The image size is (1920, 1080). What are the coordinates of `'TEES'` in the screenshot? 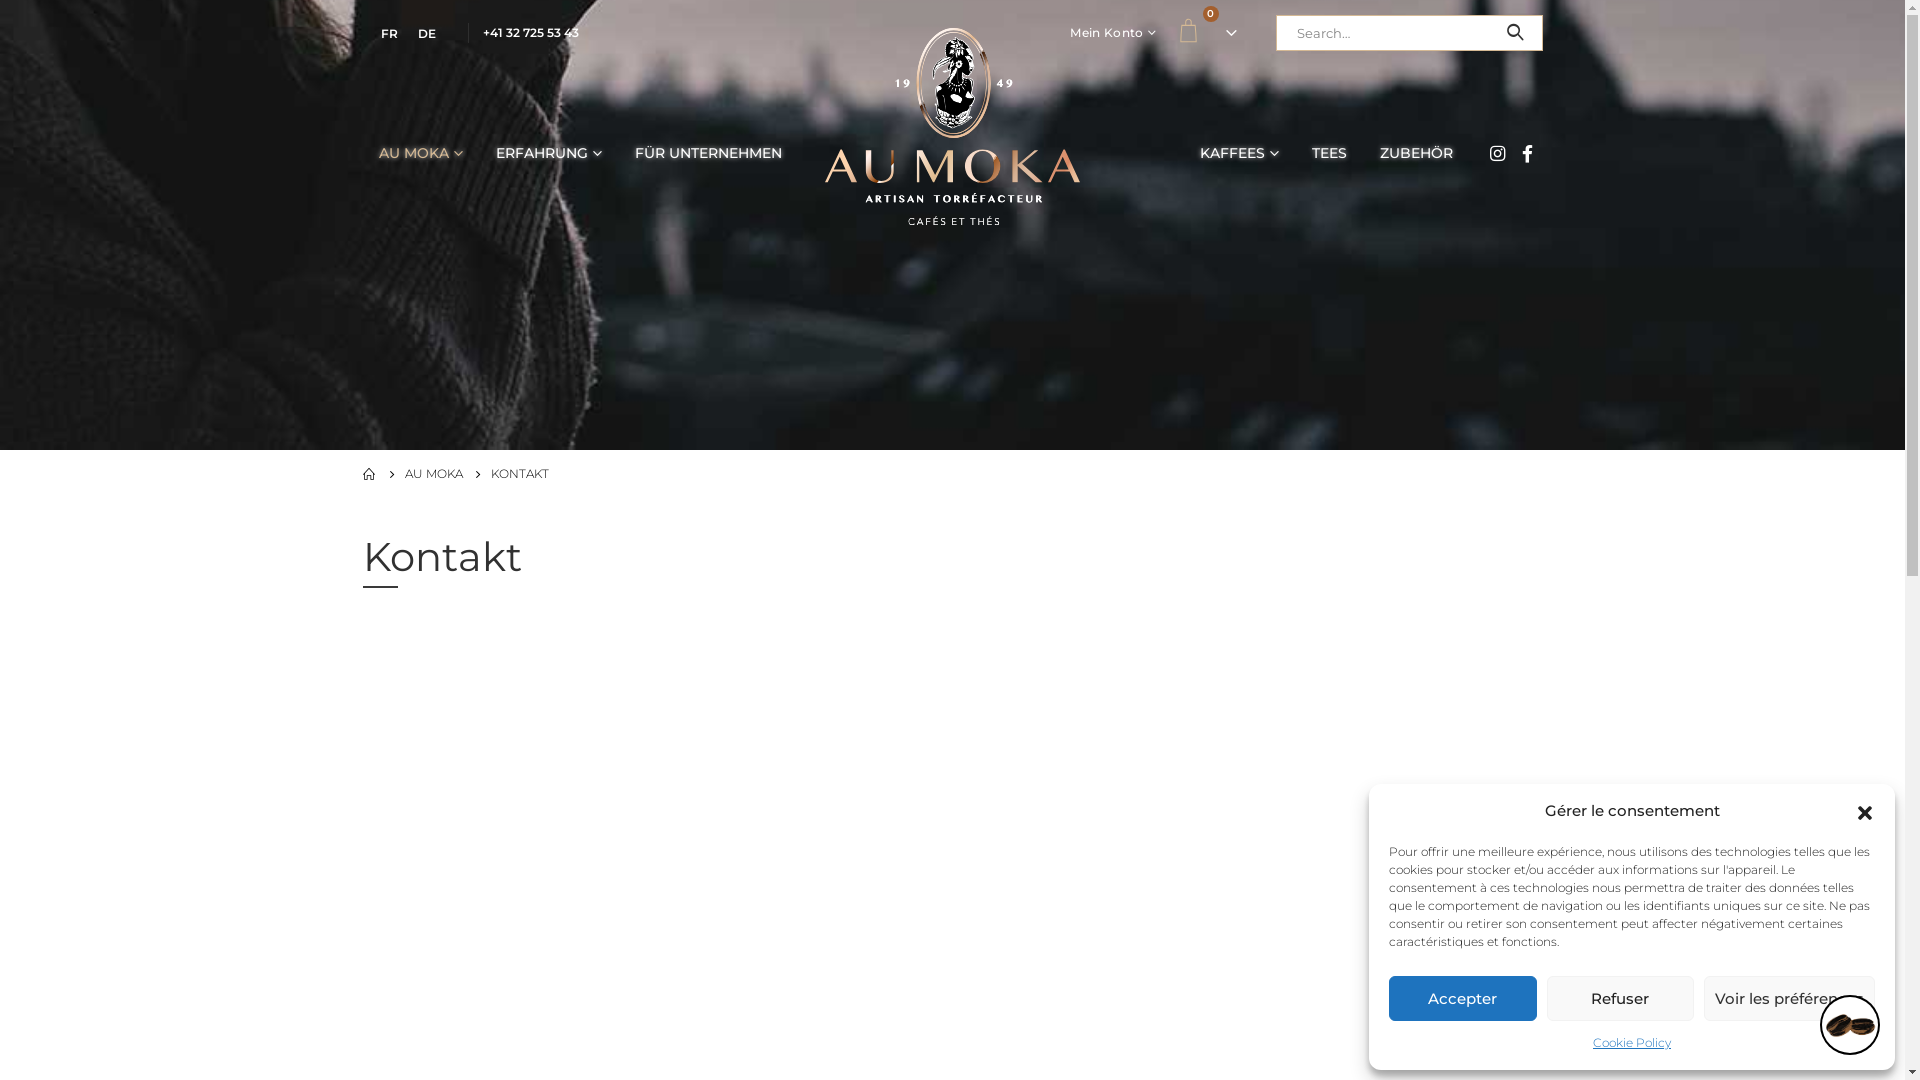 It's located at (1329, 152).